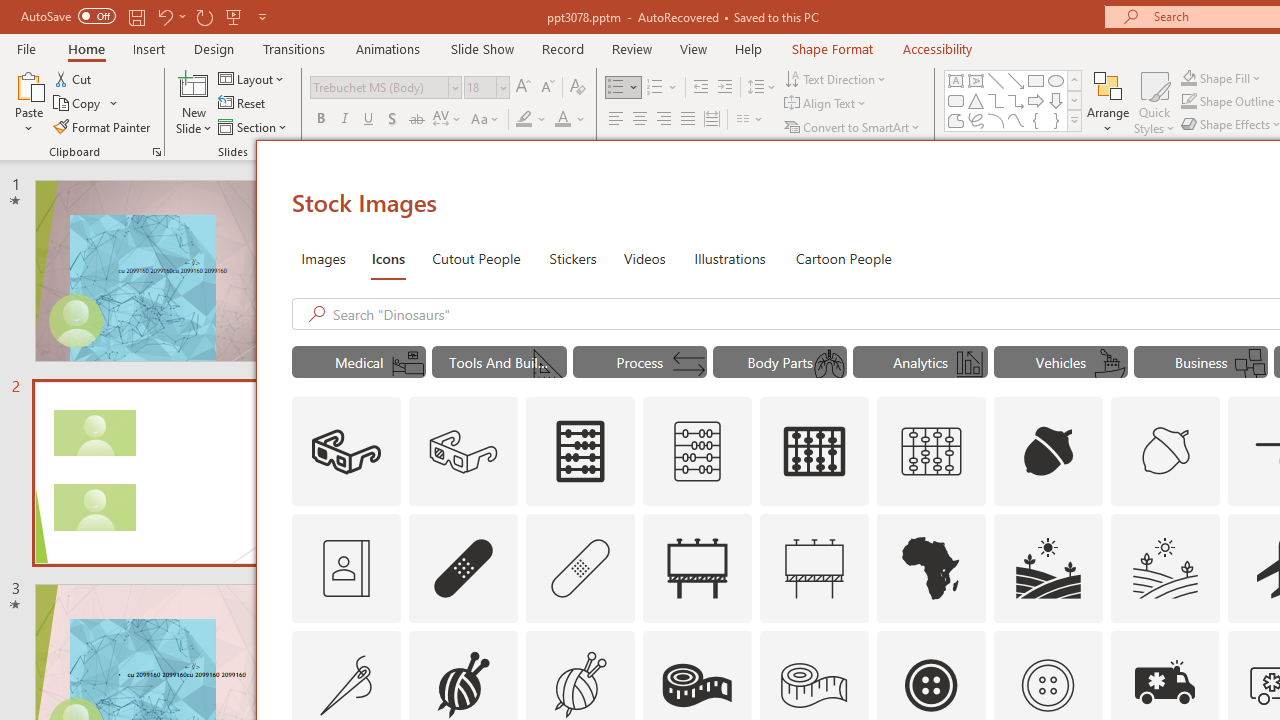 Image resolution: width=1280 pixels, height=720 pixels. Describe the element at coordinates (843, 257) in the screenshot. I see `'Cartoon People'` at that location.